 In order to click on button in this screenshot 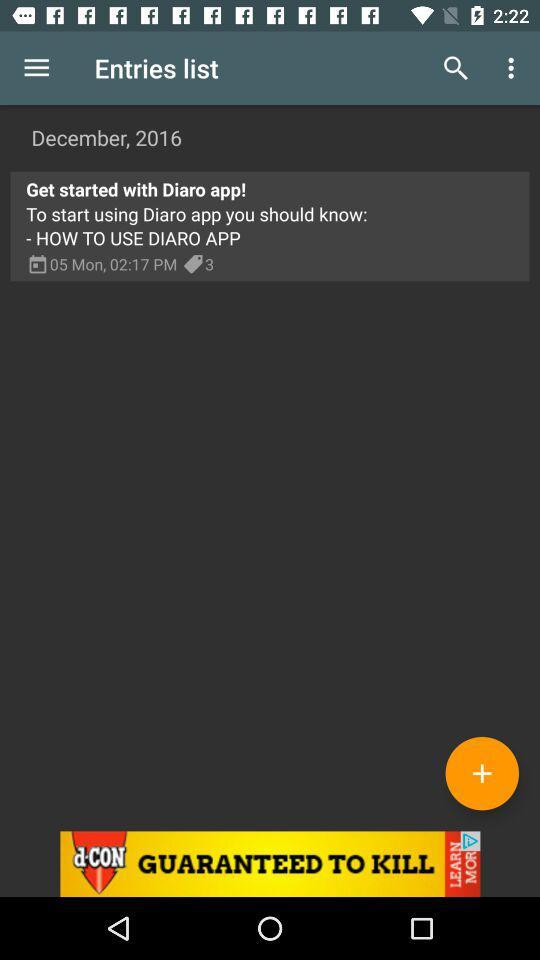, I will do `click(481, 772)`.